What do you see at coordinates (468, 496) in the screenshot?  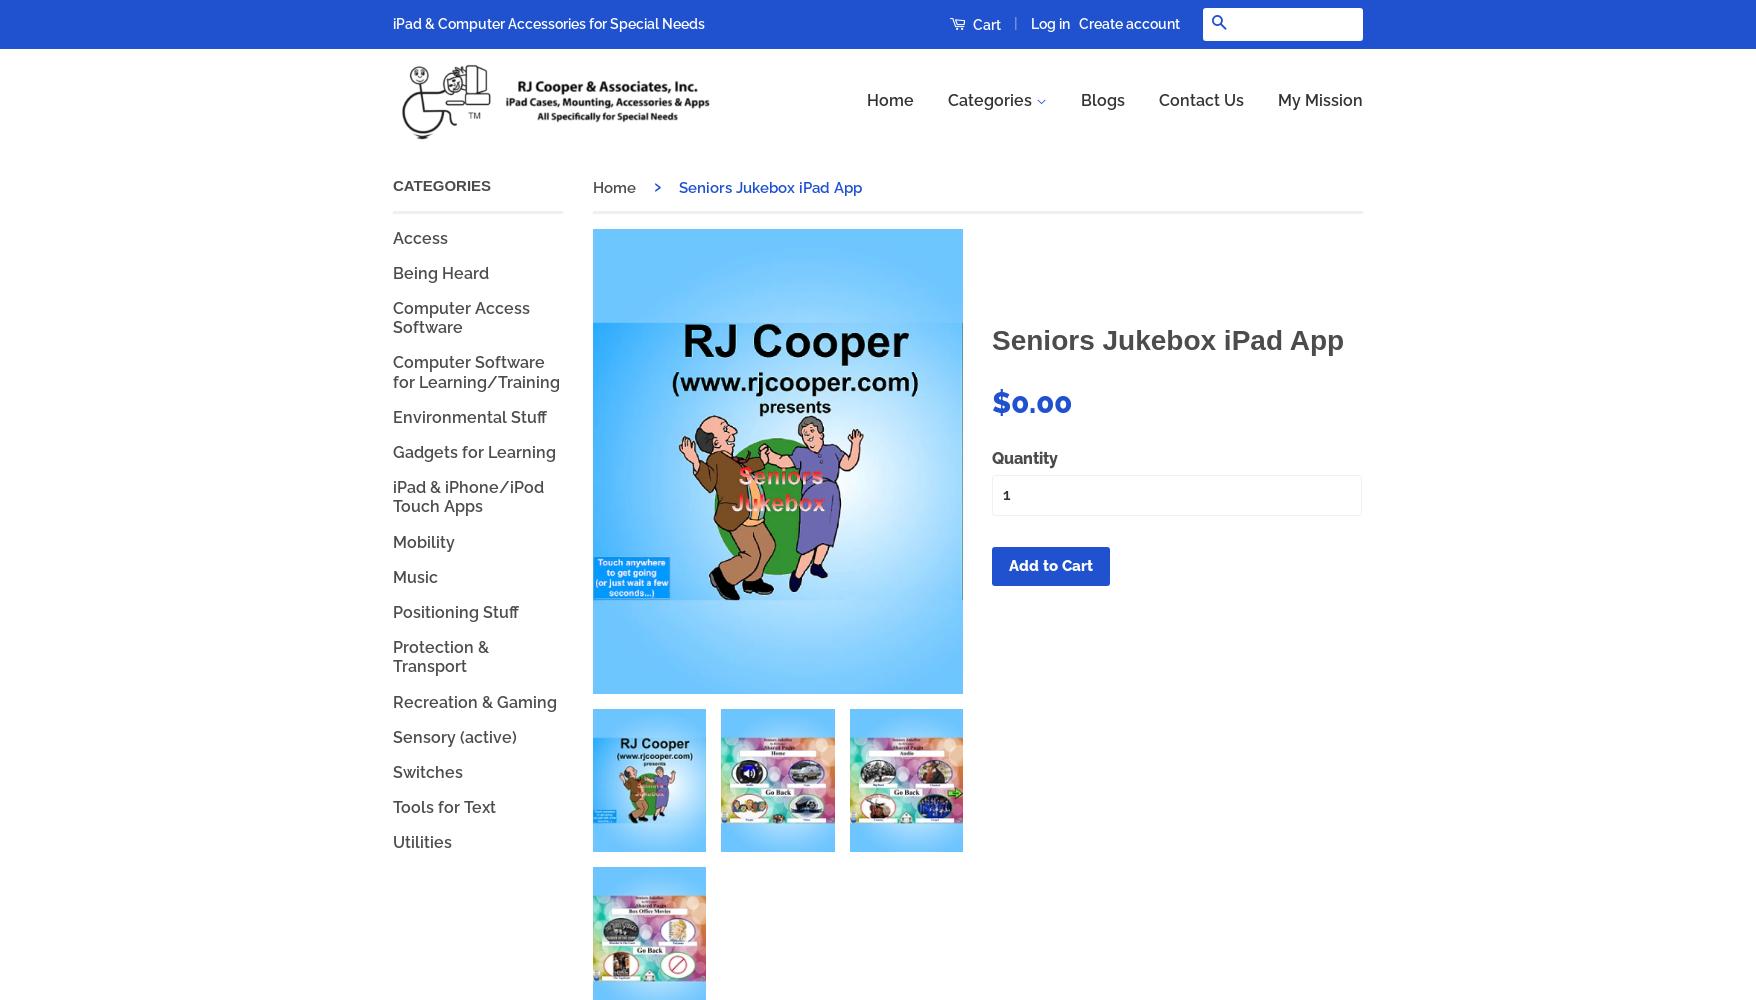 I see `'iPad & iPhone/iPod Touch Apps'` at bounding box center [468, 496].